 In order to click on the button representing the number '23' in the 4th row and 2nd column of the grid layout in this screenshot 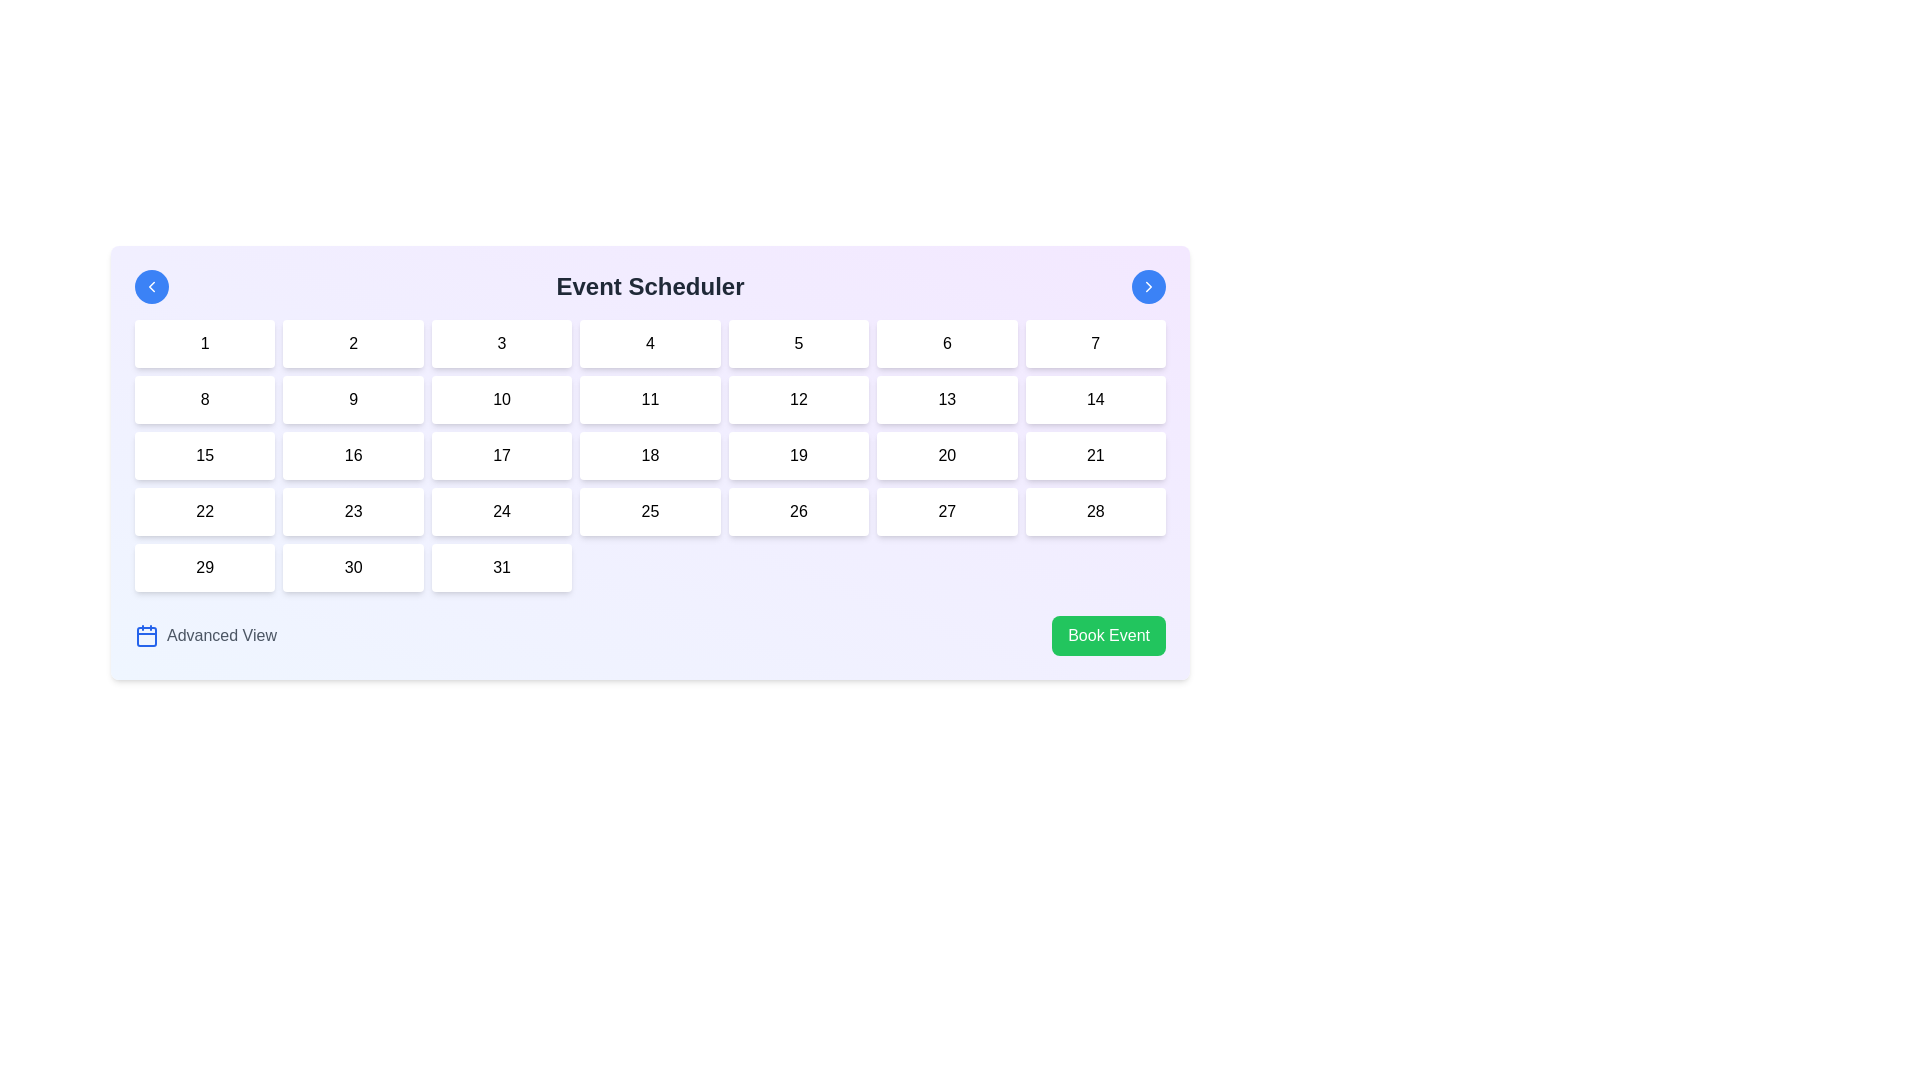, I will do `click(353, 511)`.